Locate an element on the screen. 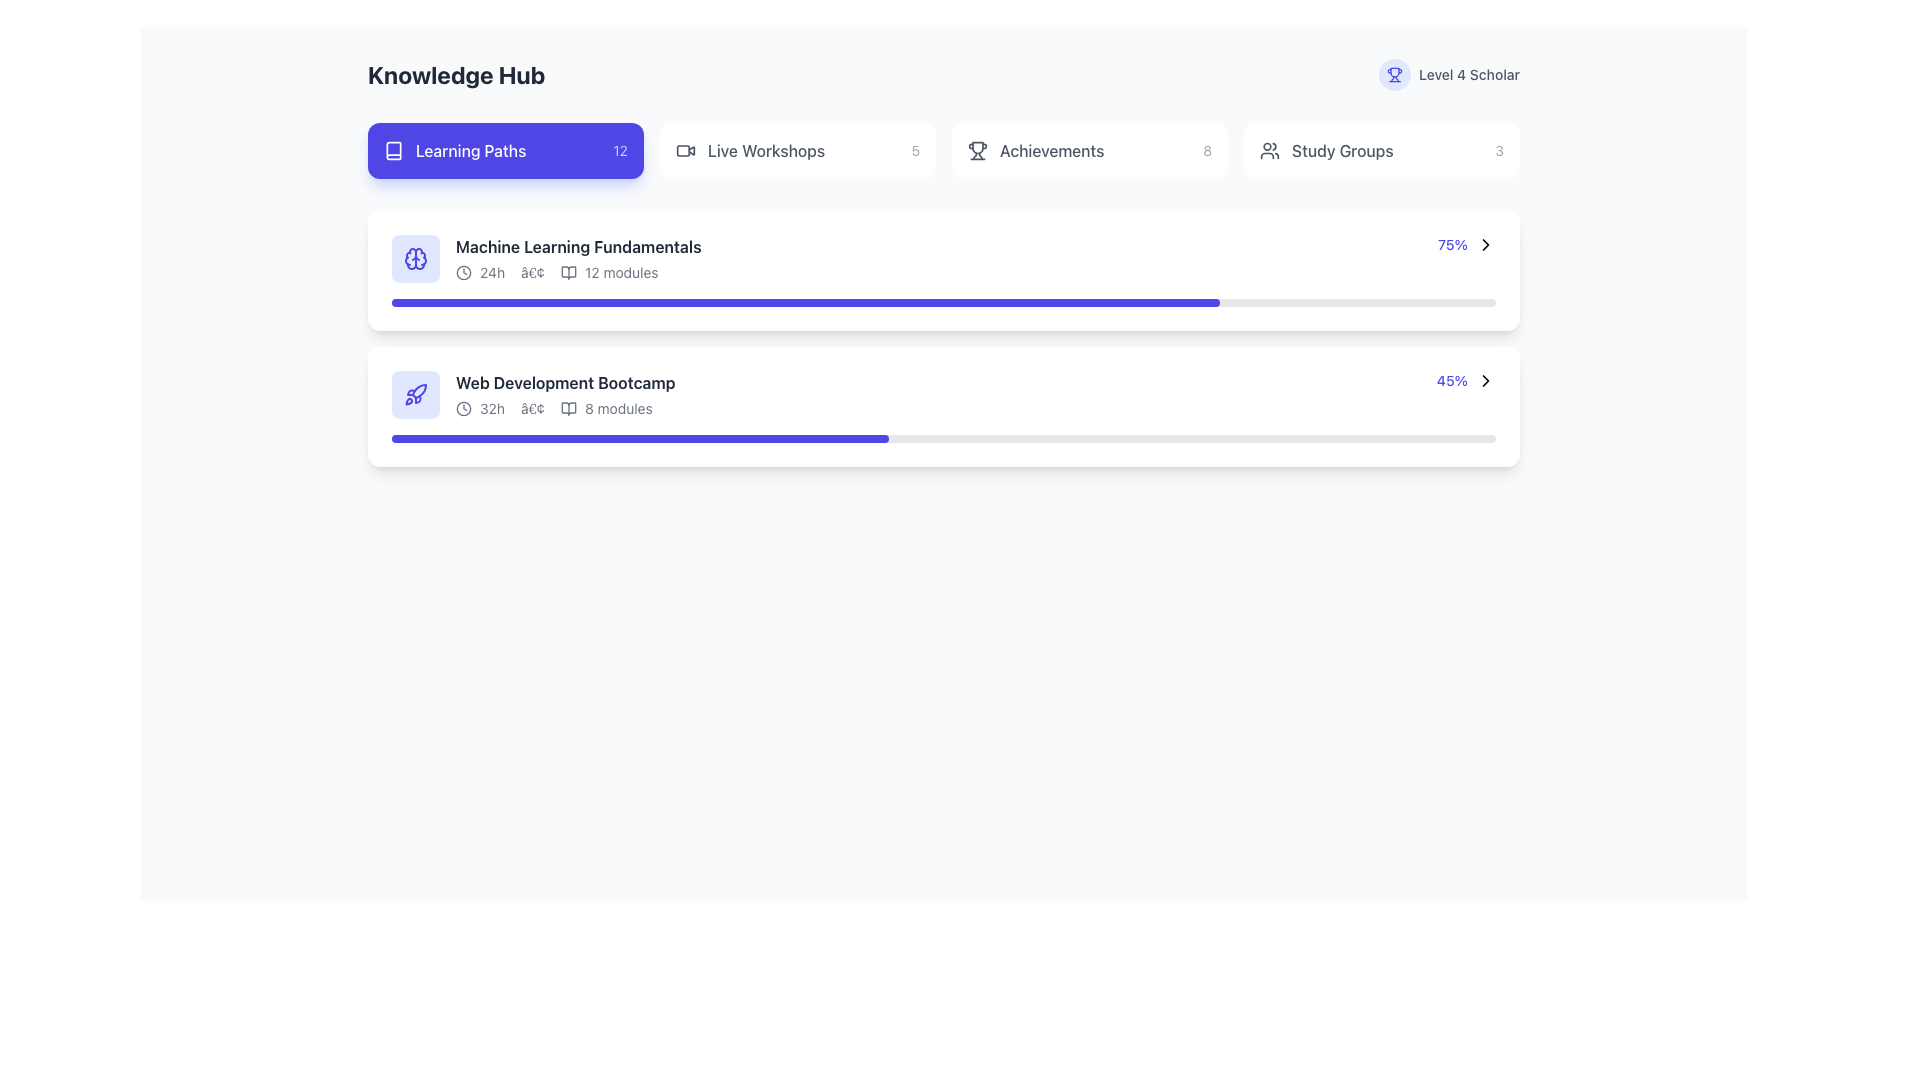 The image size is (1920, 1080). the second interactive row in the list, labeled 'Web Development Bootcamp' is located at coordinates (533, 394).